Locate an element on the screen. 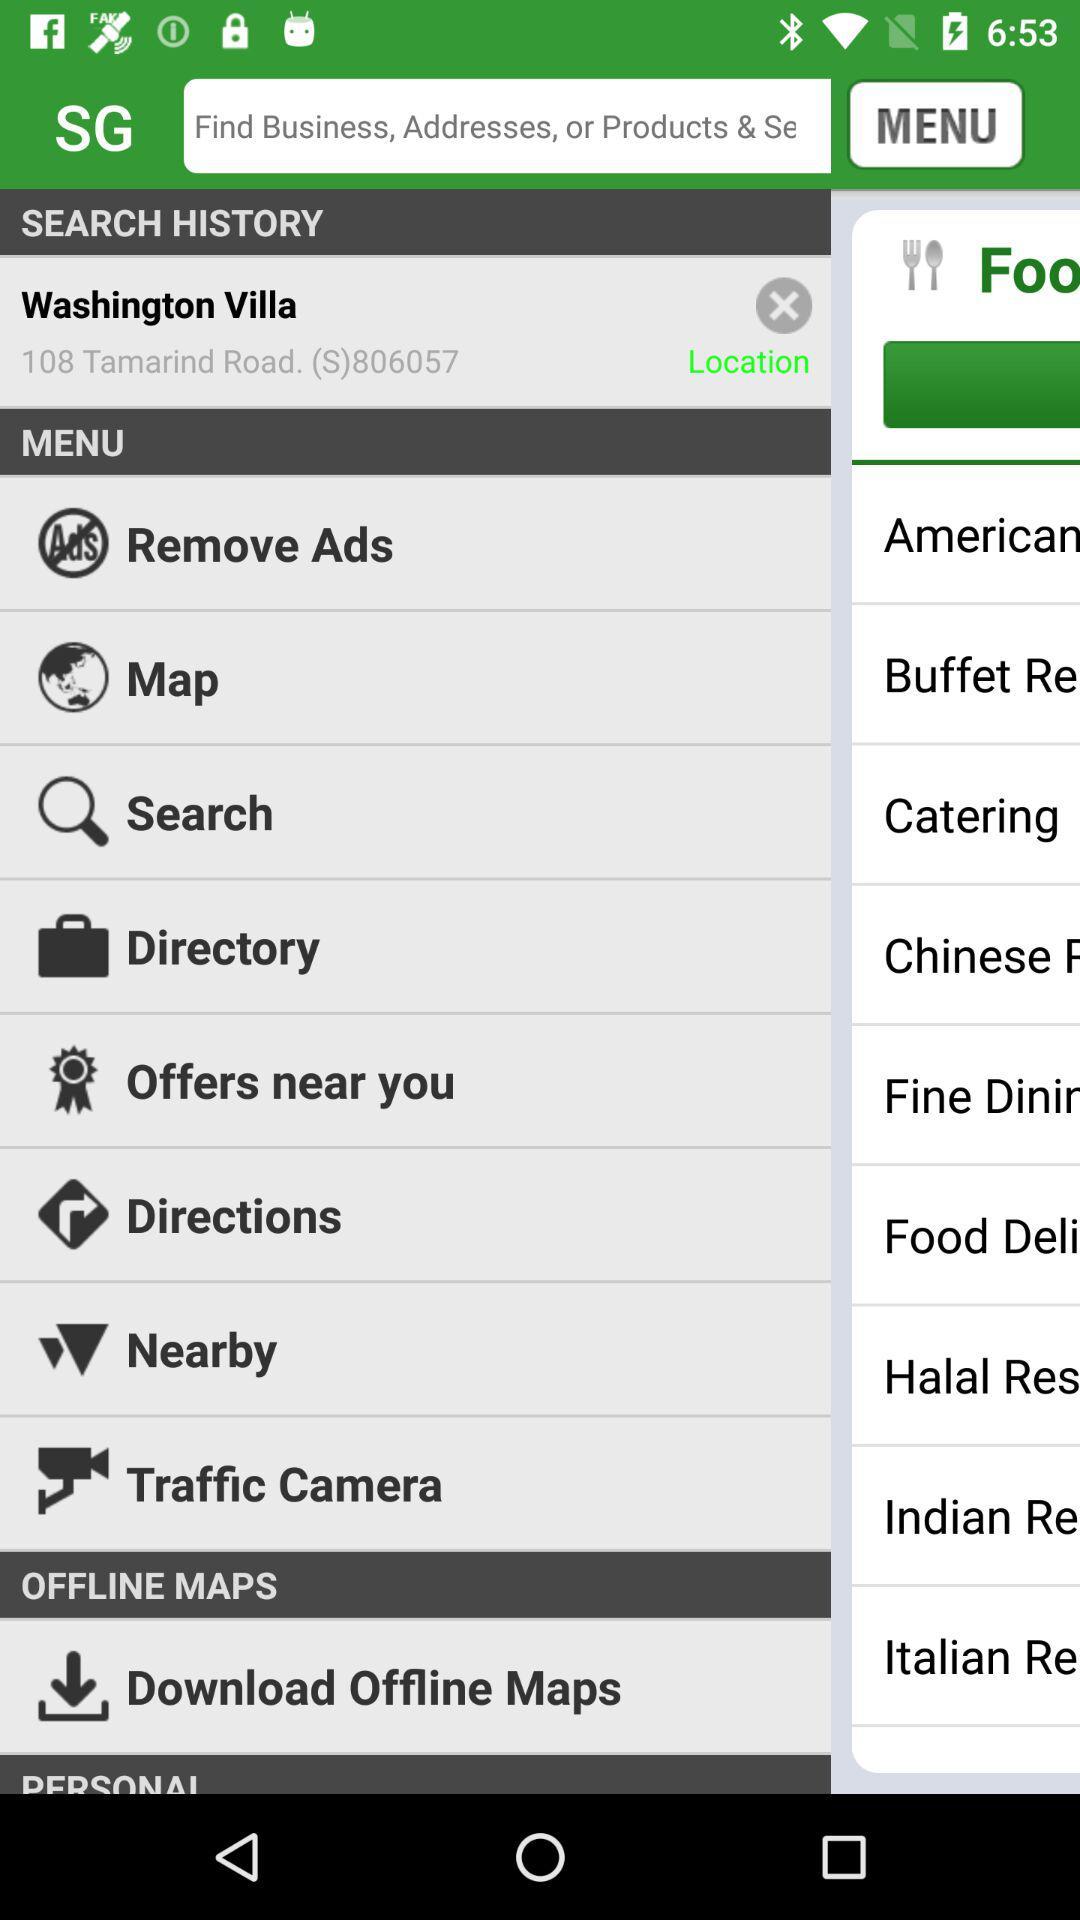 This screenshot has height=1920, width=1080. the american restaurants item is located at coordinates (980, 533).